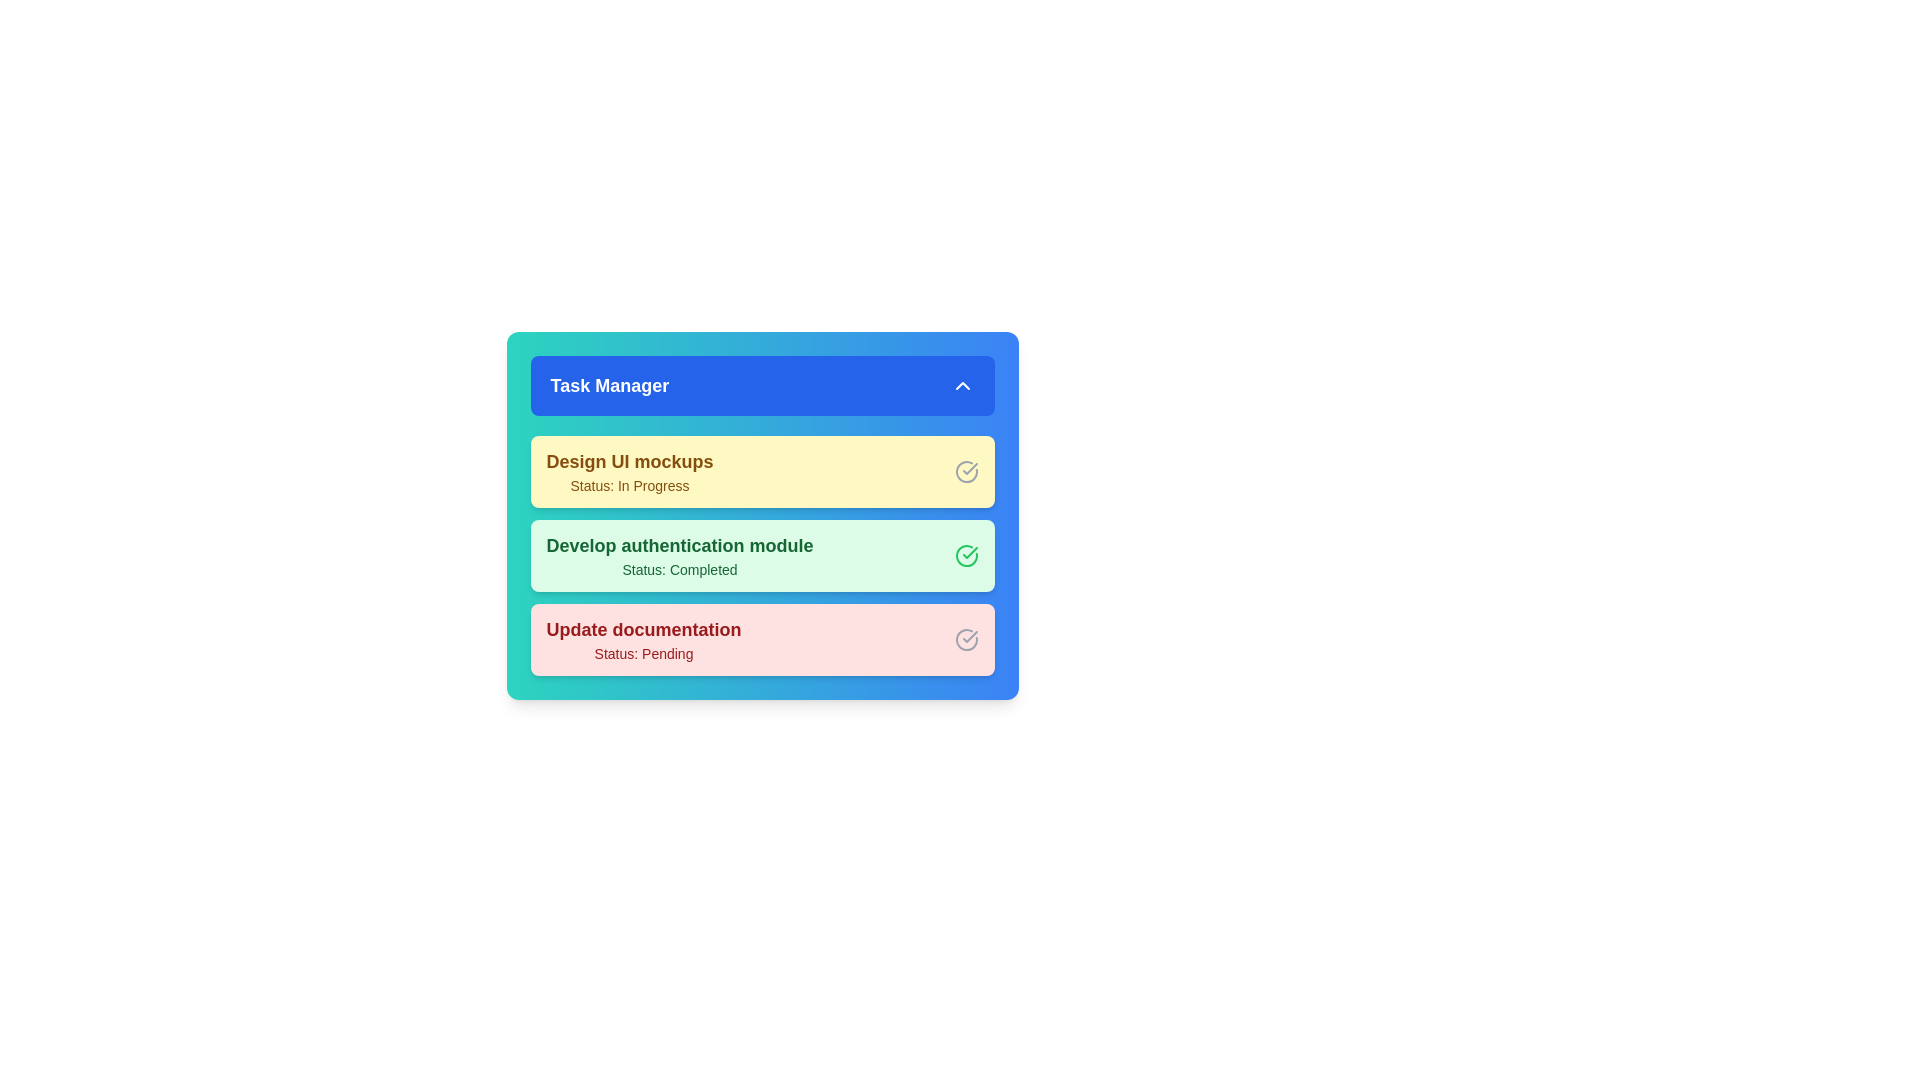 Image resolution: width=1920 pixels, height=1080 pixels. Describe the element at coordinates (643, 640) in the screenshot. I see `the task 'Update documentation' from the list to mark it as active` at that location.